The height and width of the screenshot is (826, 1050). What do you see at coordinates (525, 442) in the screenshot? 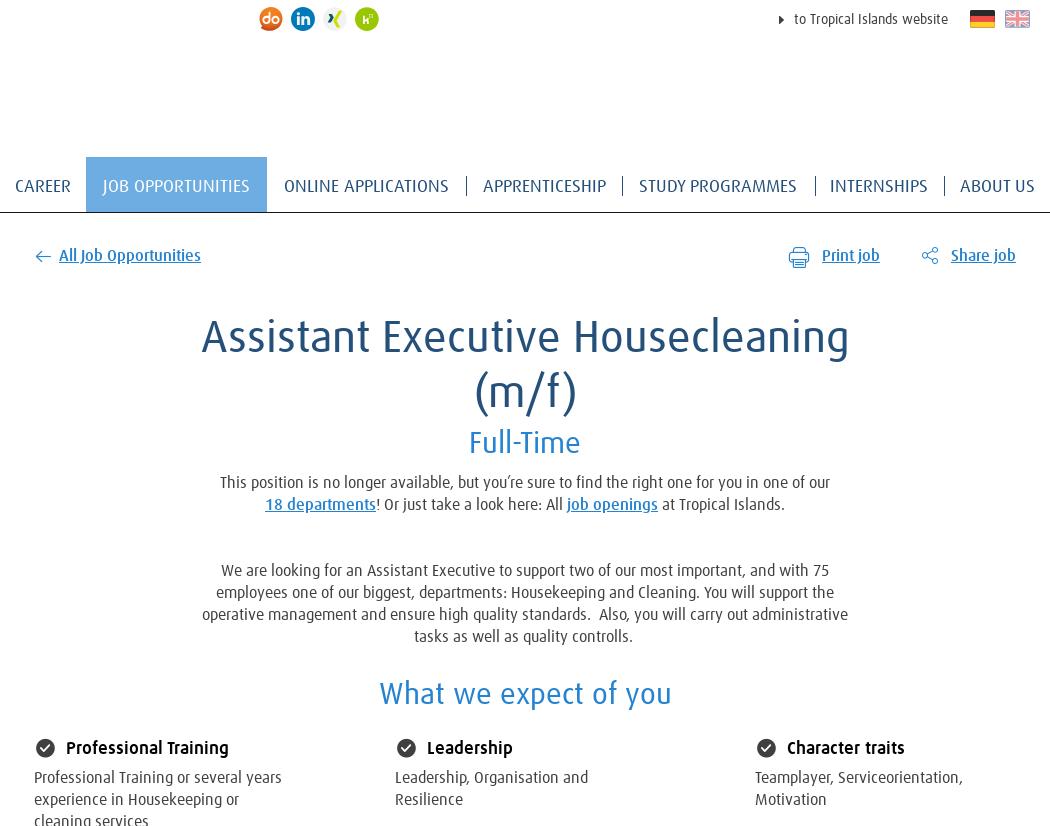
I see `'Full-Time'` at bounding box center [525, 442].